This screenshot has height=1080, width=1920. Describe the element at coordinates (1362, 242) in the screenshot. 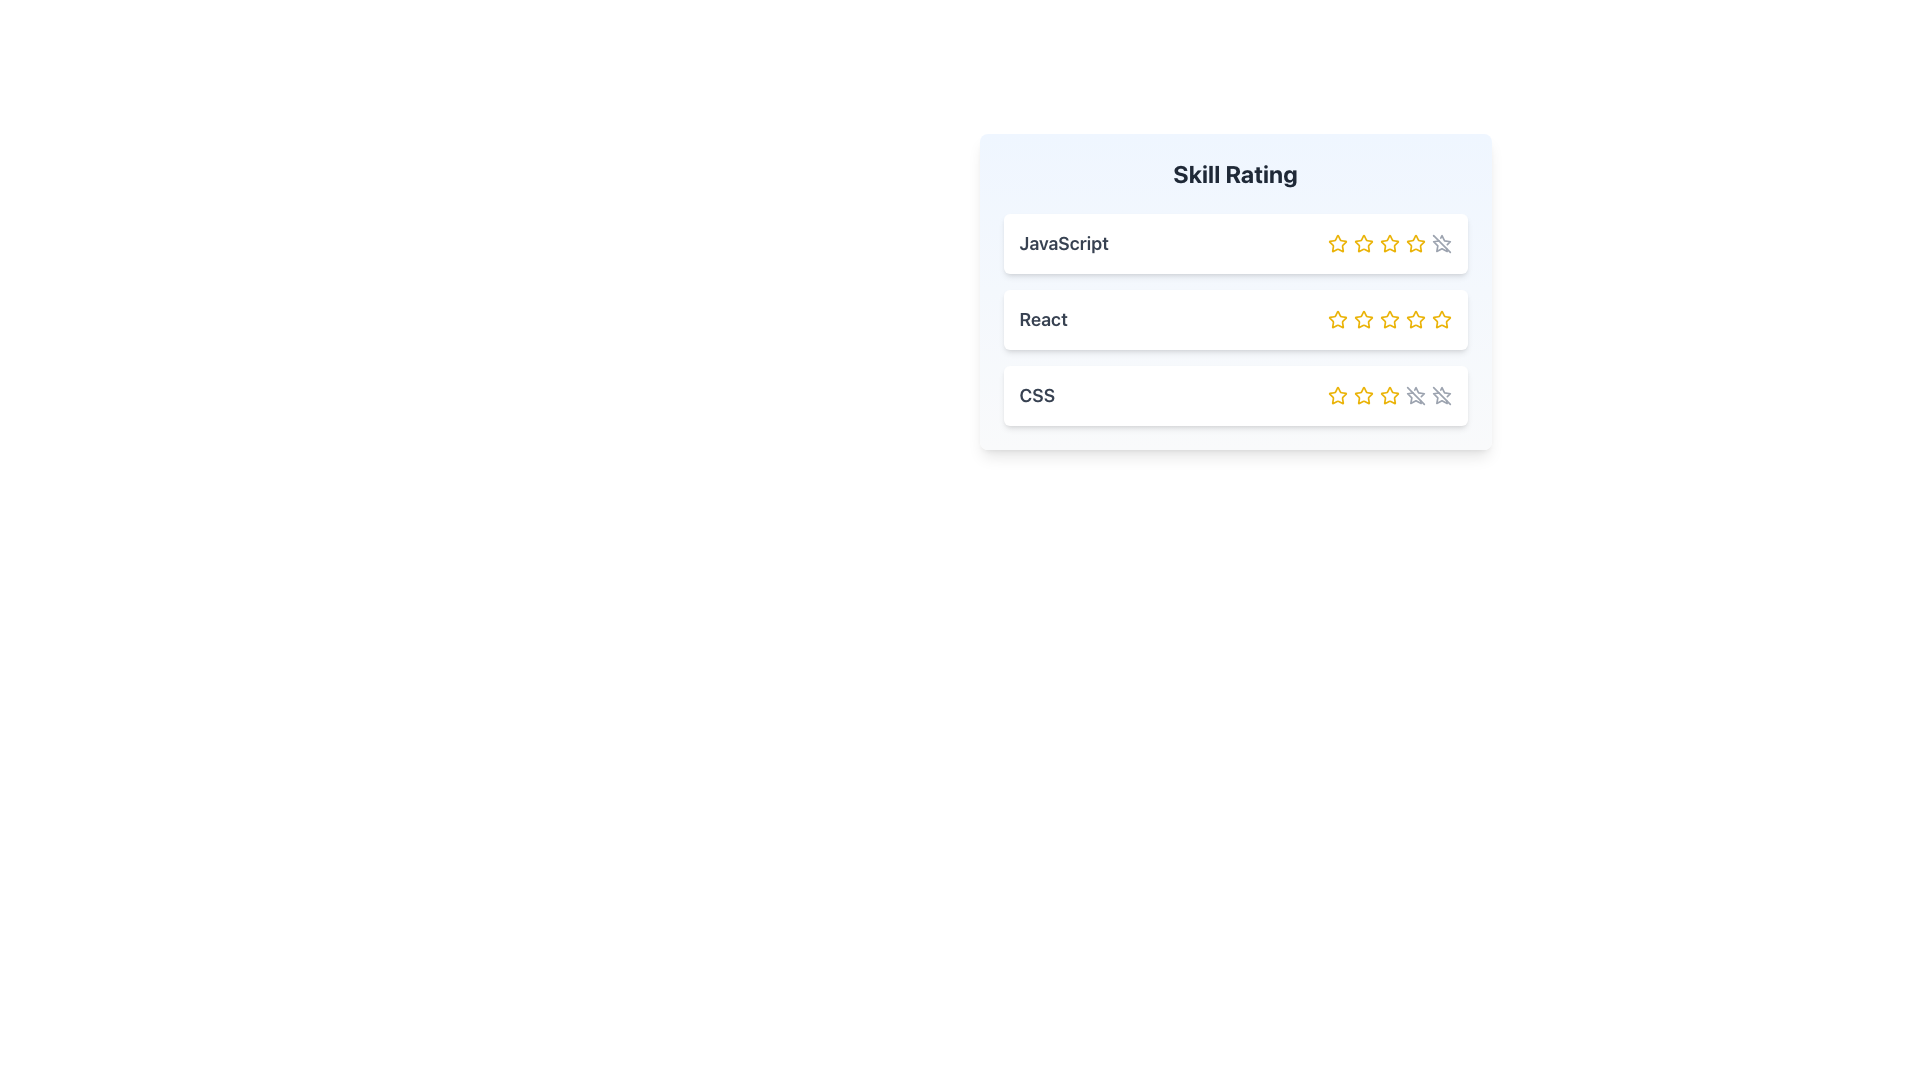

I see `the second star icon` at that location.